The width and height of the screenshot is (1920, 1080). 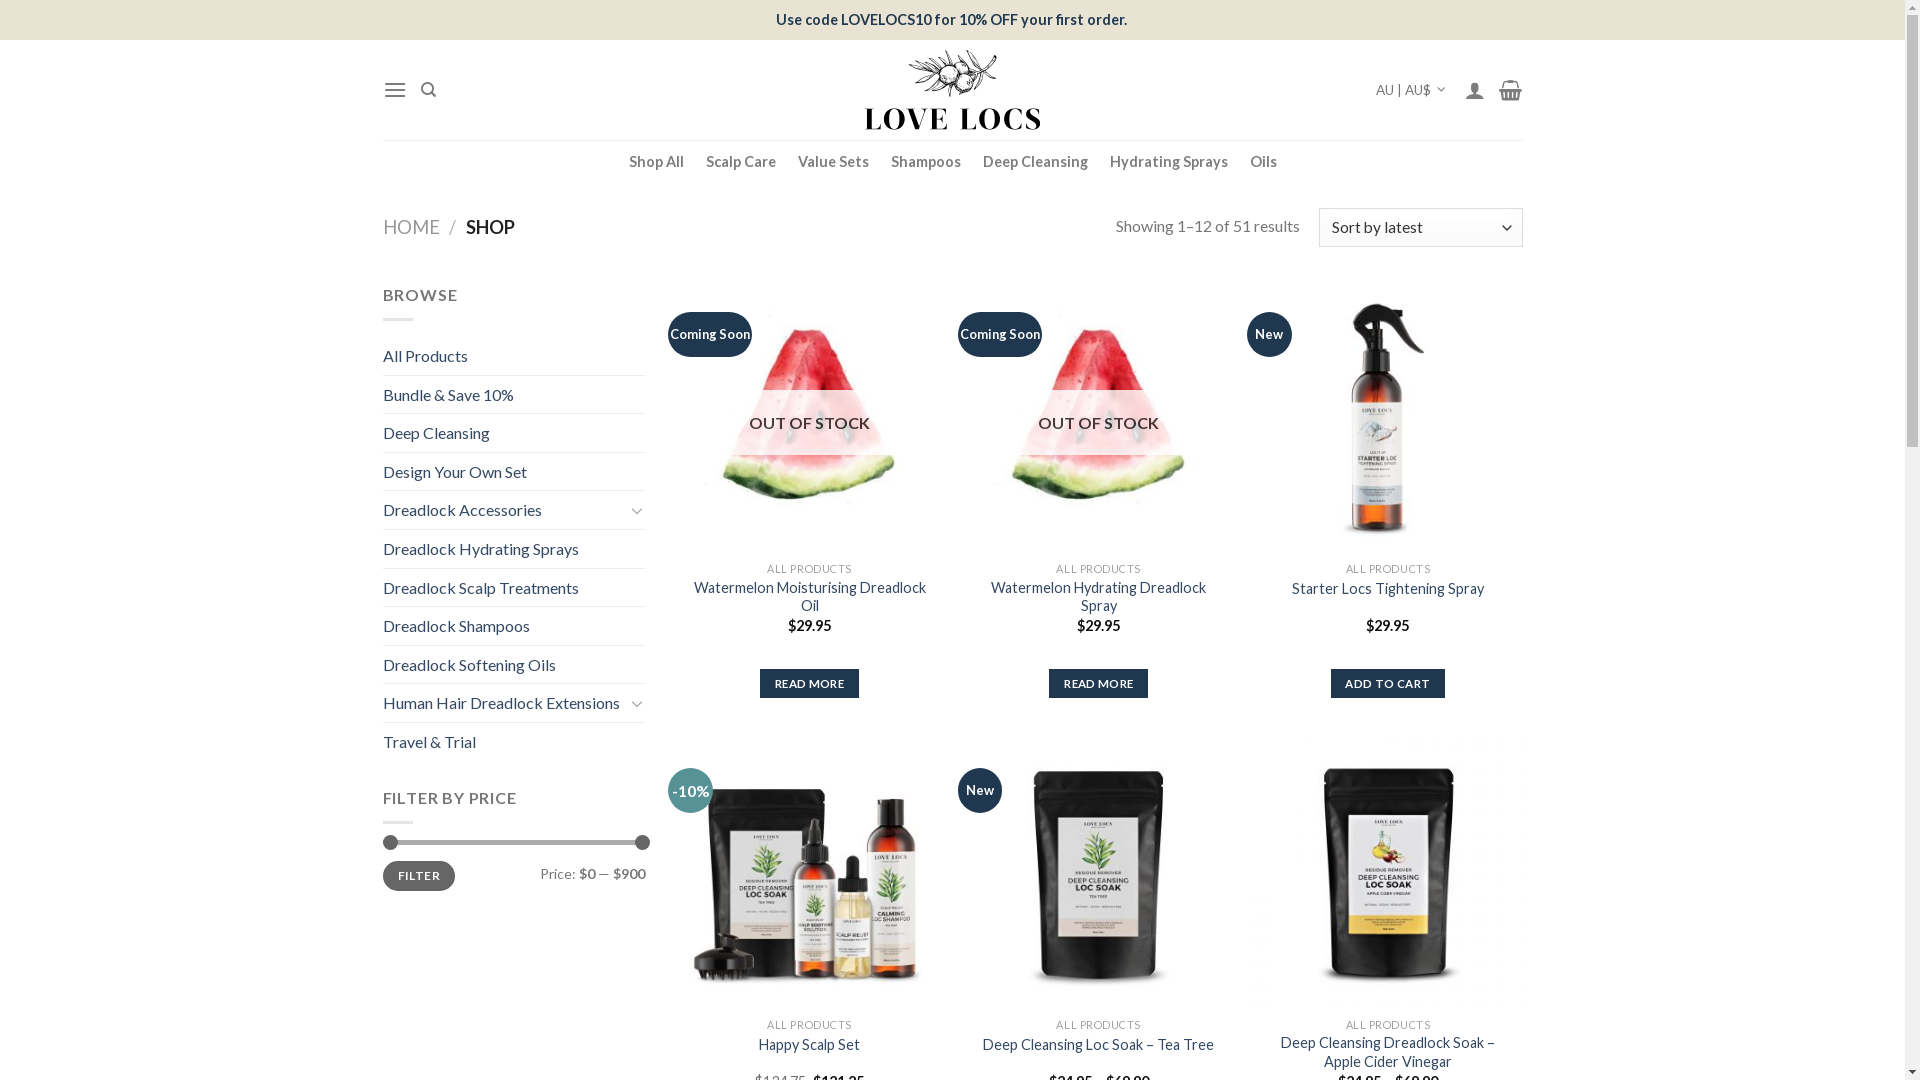 What do you see at coordinates (833, 160) in the screenshot?
I see `'Value Sets'` at bounding box center [833, 160].